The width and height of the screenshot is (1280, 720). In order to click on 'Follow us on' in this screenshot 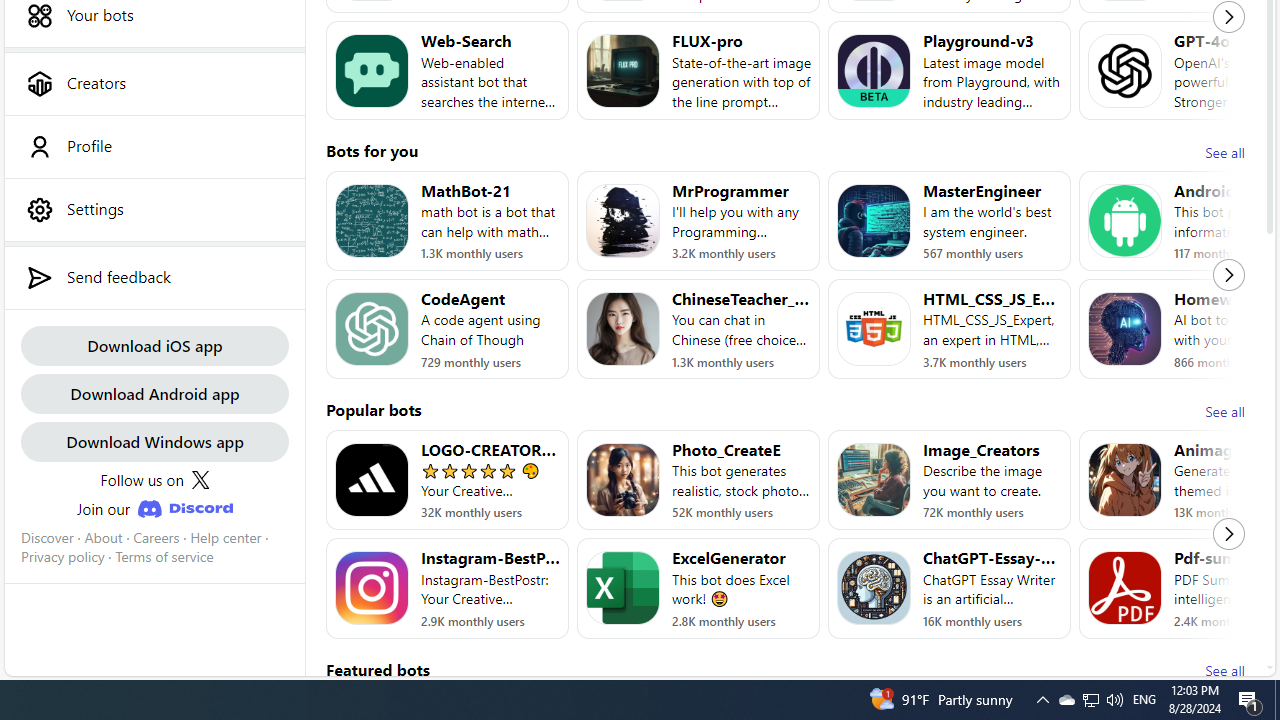, I will do `click(153, 479)`.